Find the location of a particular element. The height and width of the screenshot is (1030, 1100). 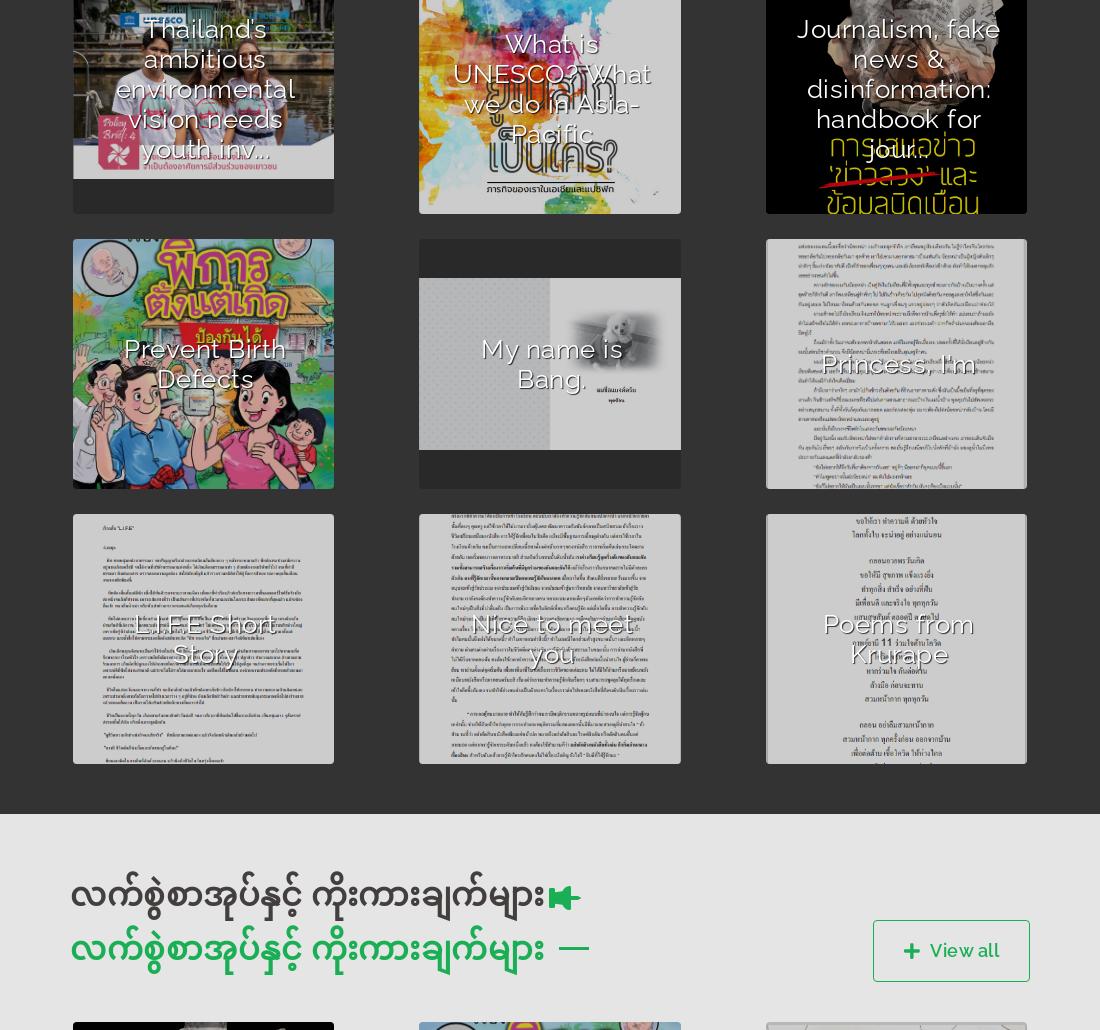

'Accessib...' is located at coordinates (487, 424).